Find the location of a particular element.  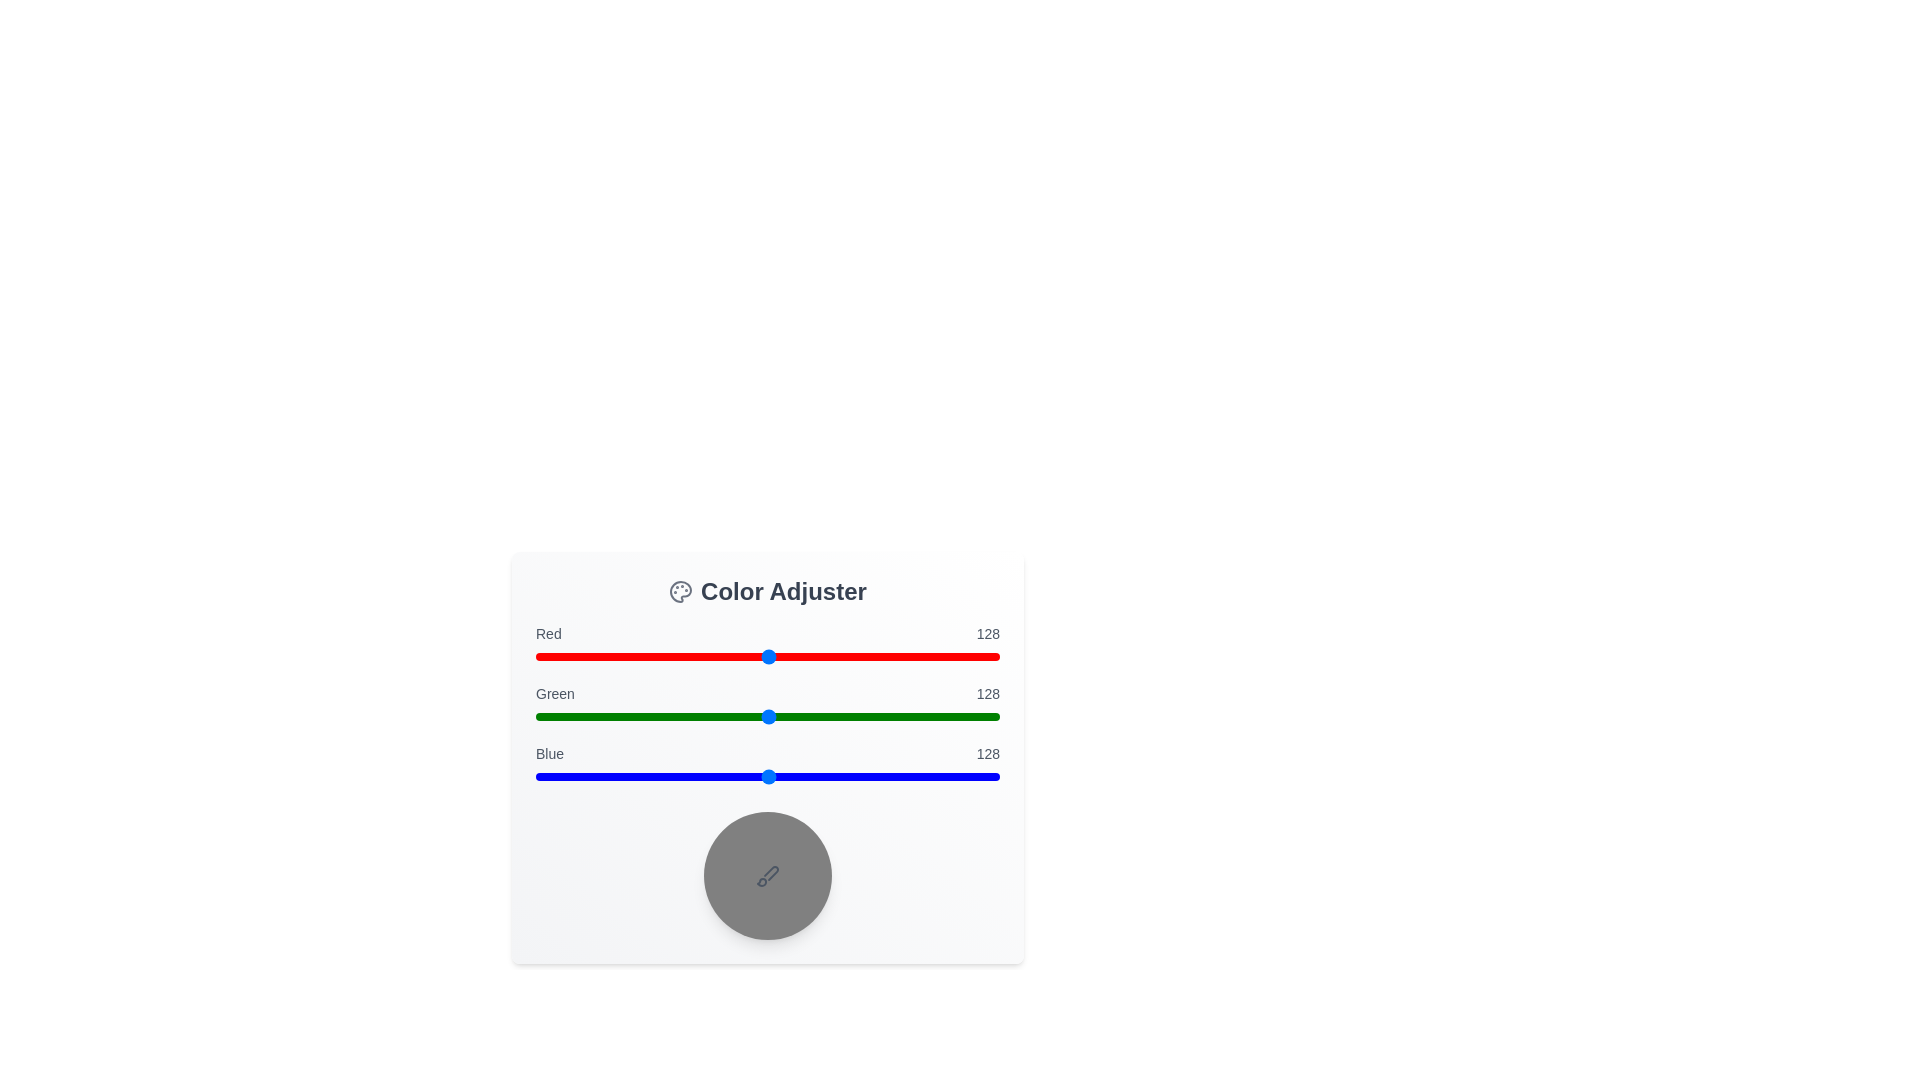

the brush icon within the circular preview area is located at coordinates (767, 874).